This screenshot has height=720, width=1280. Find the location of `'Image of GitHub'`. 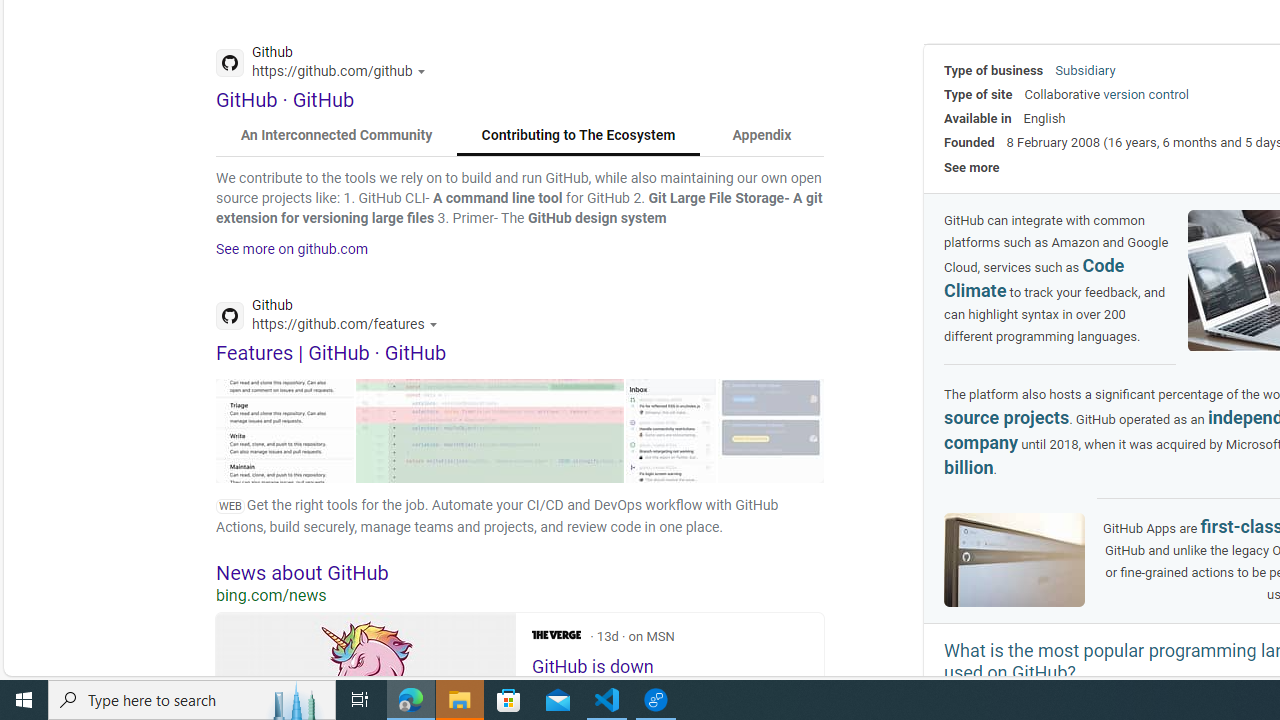

'Image of GitHub' is located at coordinates (1015, 561).